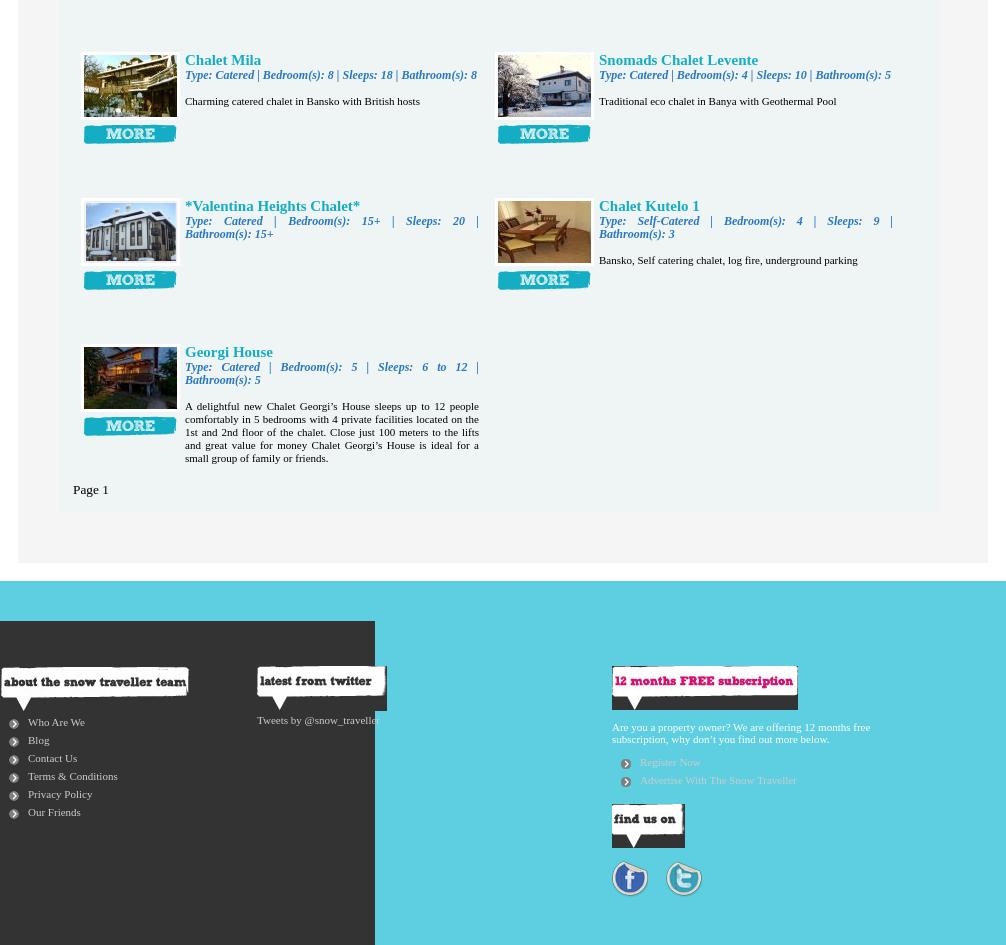 The image size is (1006, 945). What do you see at coordinates (52, 756) in the screenshot?
I see `'Contact Us'` at bounding box center [52, 756].